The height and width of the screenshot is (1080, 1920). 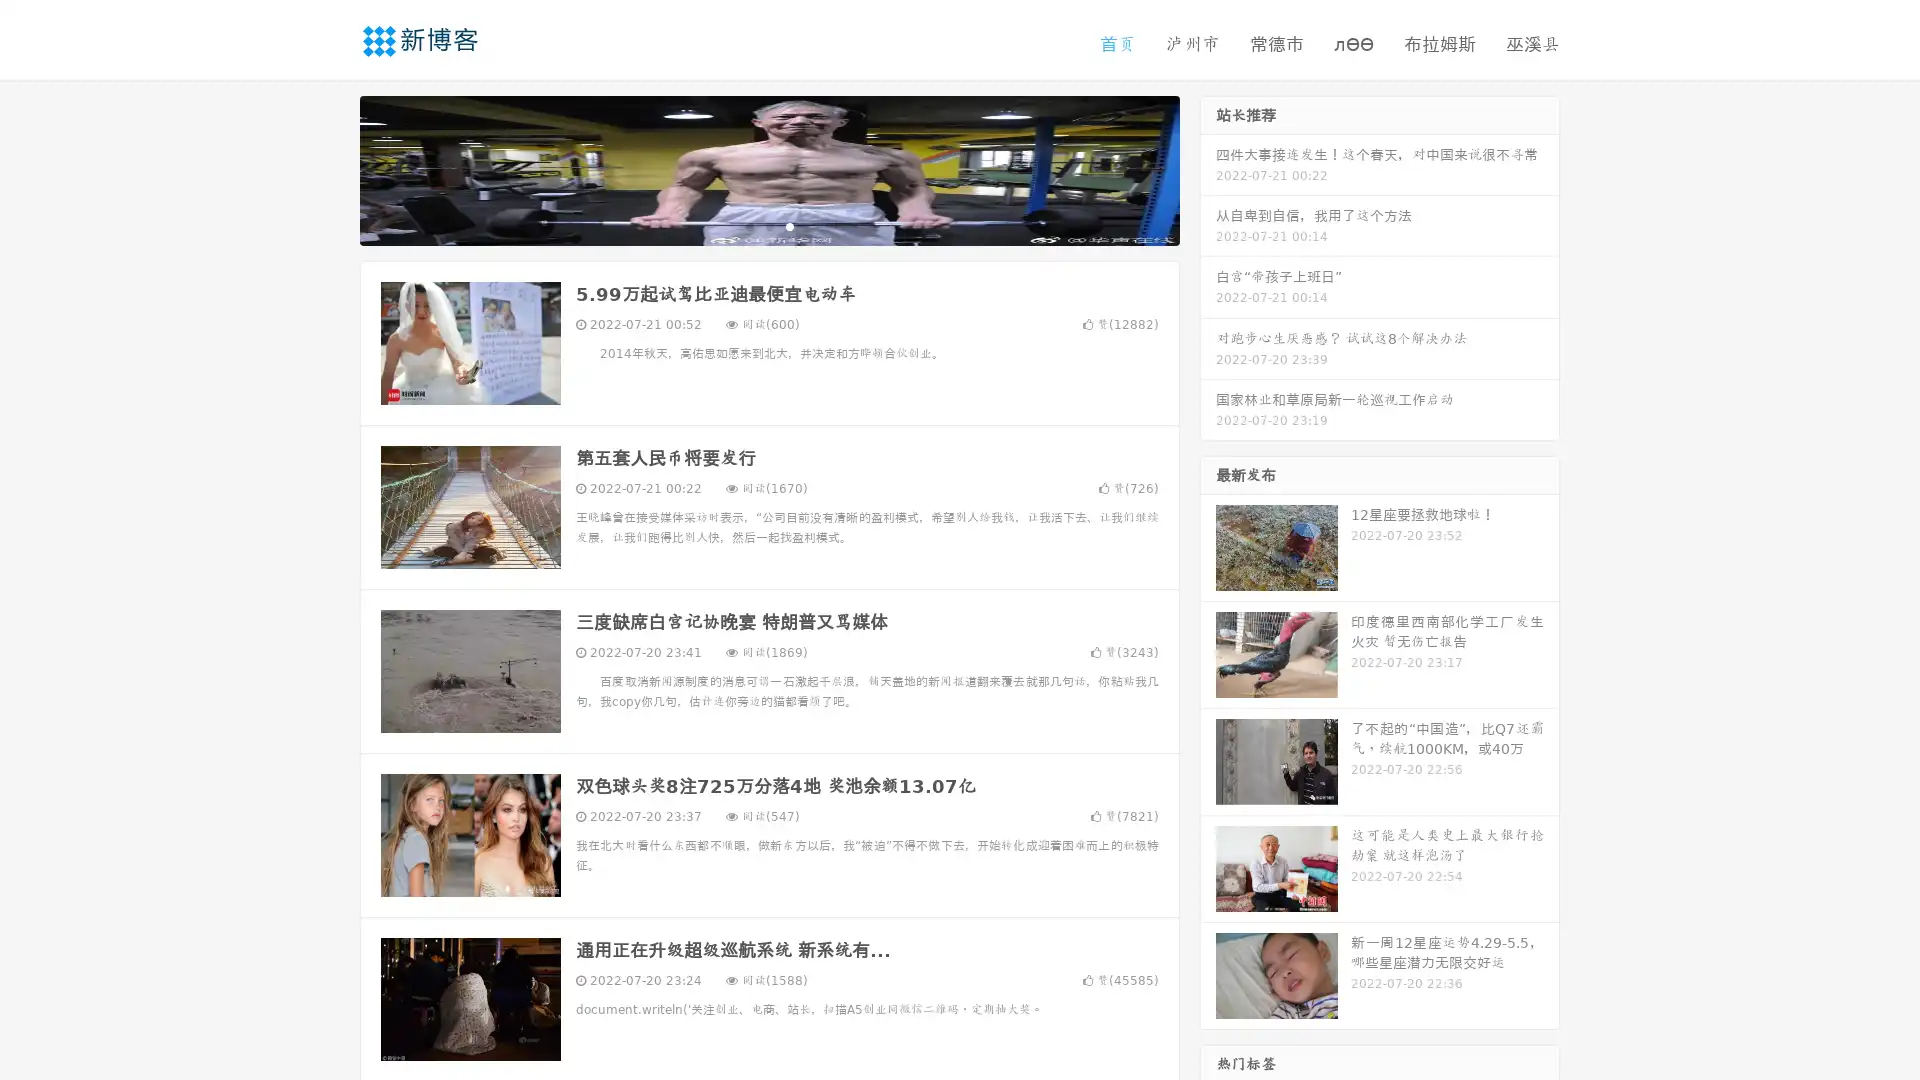 What do you see at coordinates (1208, 168) in the screenshot?
I see `Next slide` at bounding box center [1208, 168].